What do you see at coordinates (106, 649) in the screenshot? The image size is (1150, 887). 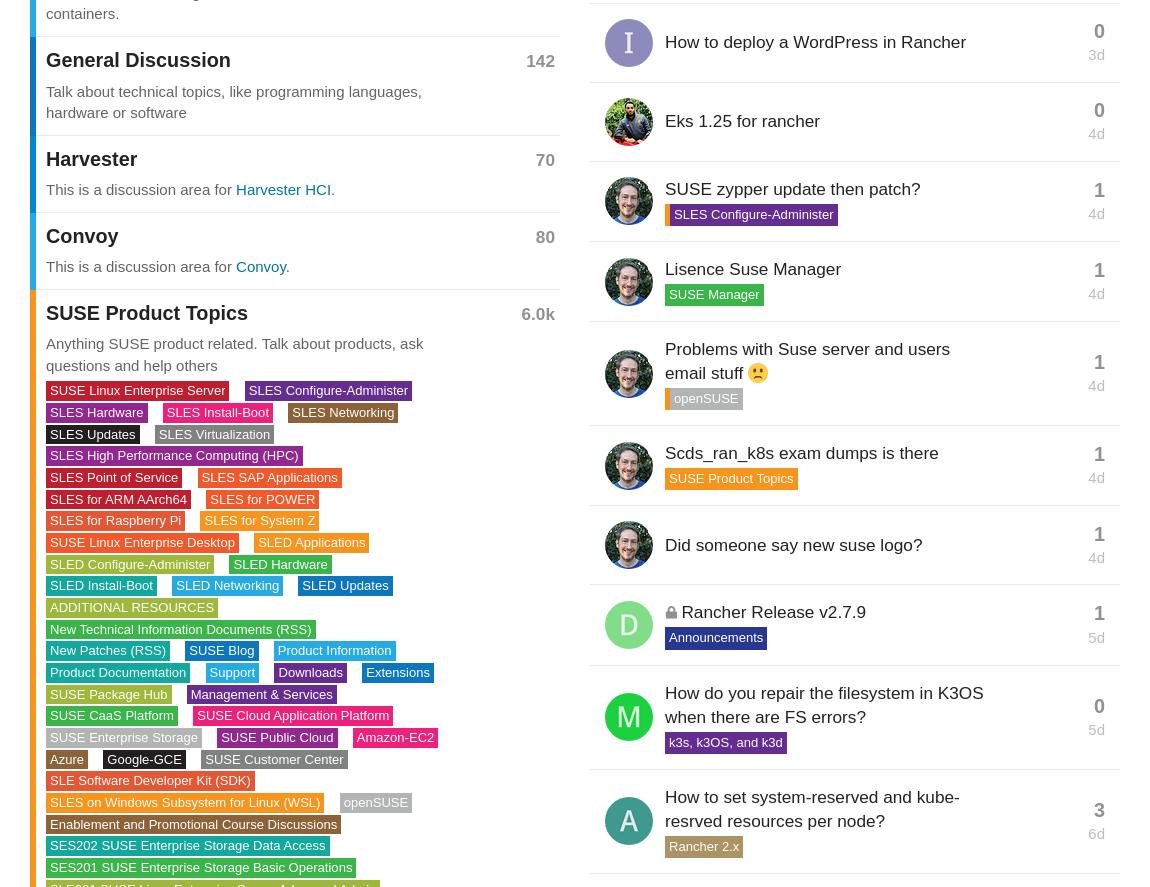 I see `'New Patches (RSS)'` at bounding box center [106, 649].